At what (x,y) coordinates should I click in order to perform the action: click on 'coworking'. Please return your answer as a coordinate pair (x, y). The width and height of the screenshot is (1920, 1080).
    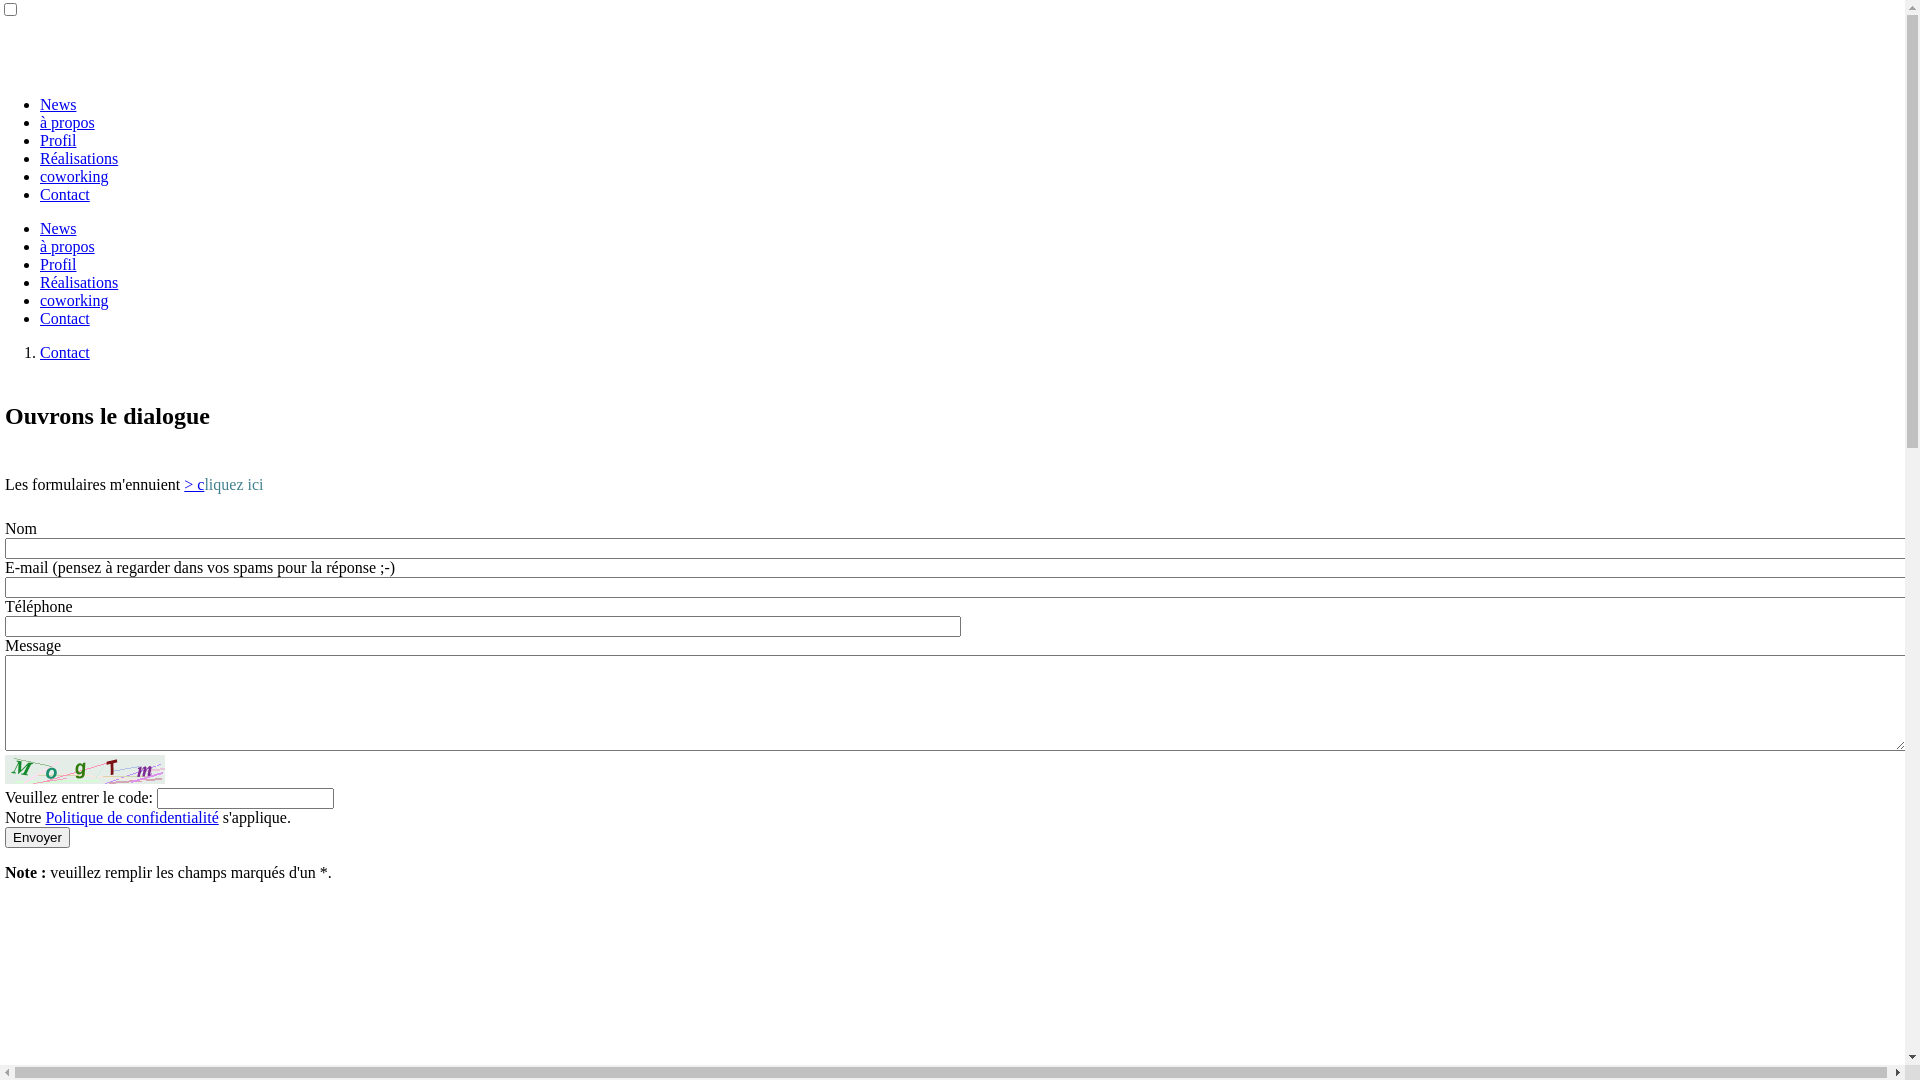
    Looking at the image, I should click on (73, 175).